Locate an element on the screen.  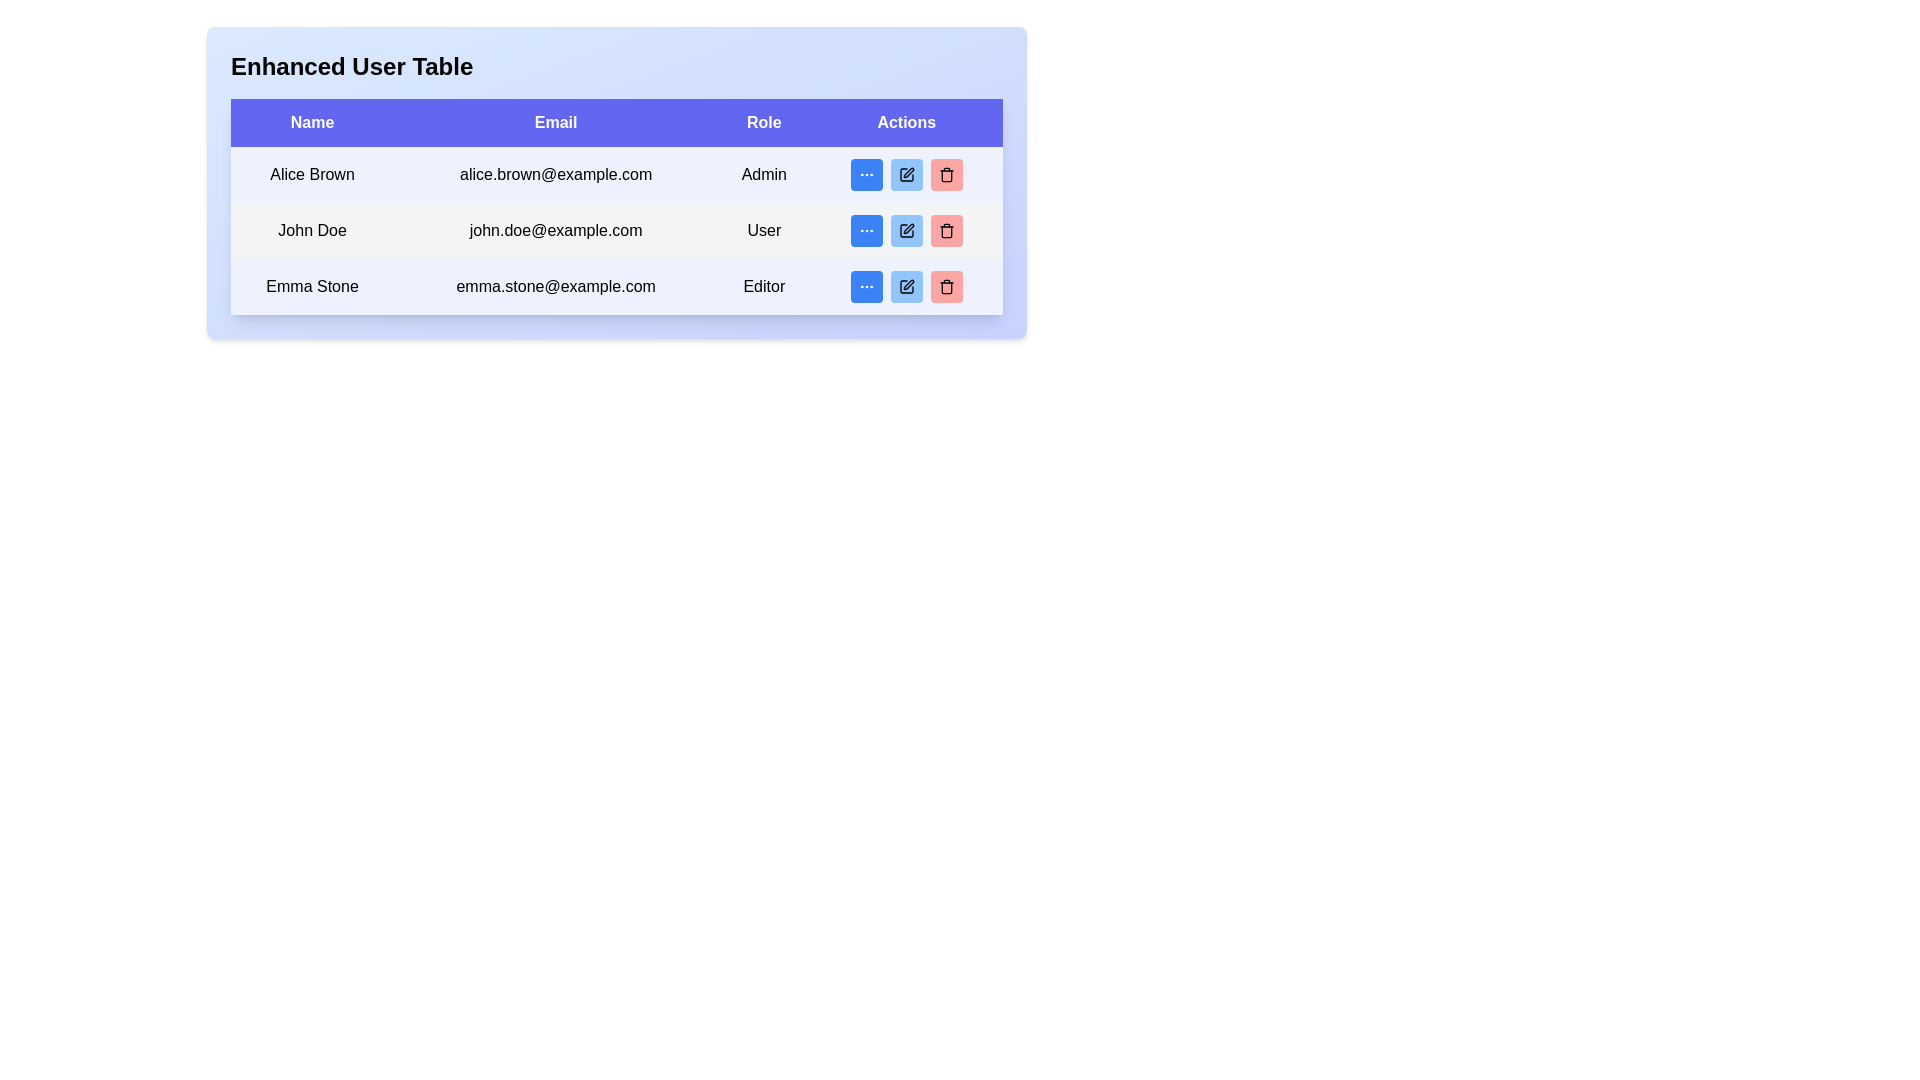
the edit button for the user 'Emma Stone' is located at coordinates (905, 286).